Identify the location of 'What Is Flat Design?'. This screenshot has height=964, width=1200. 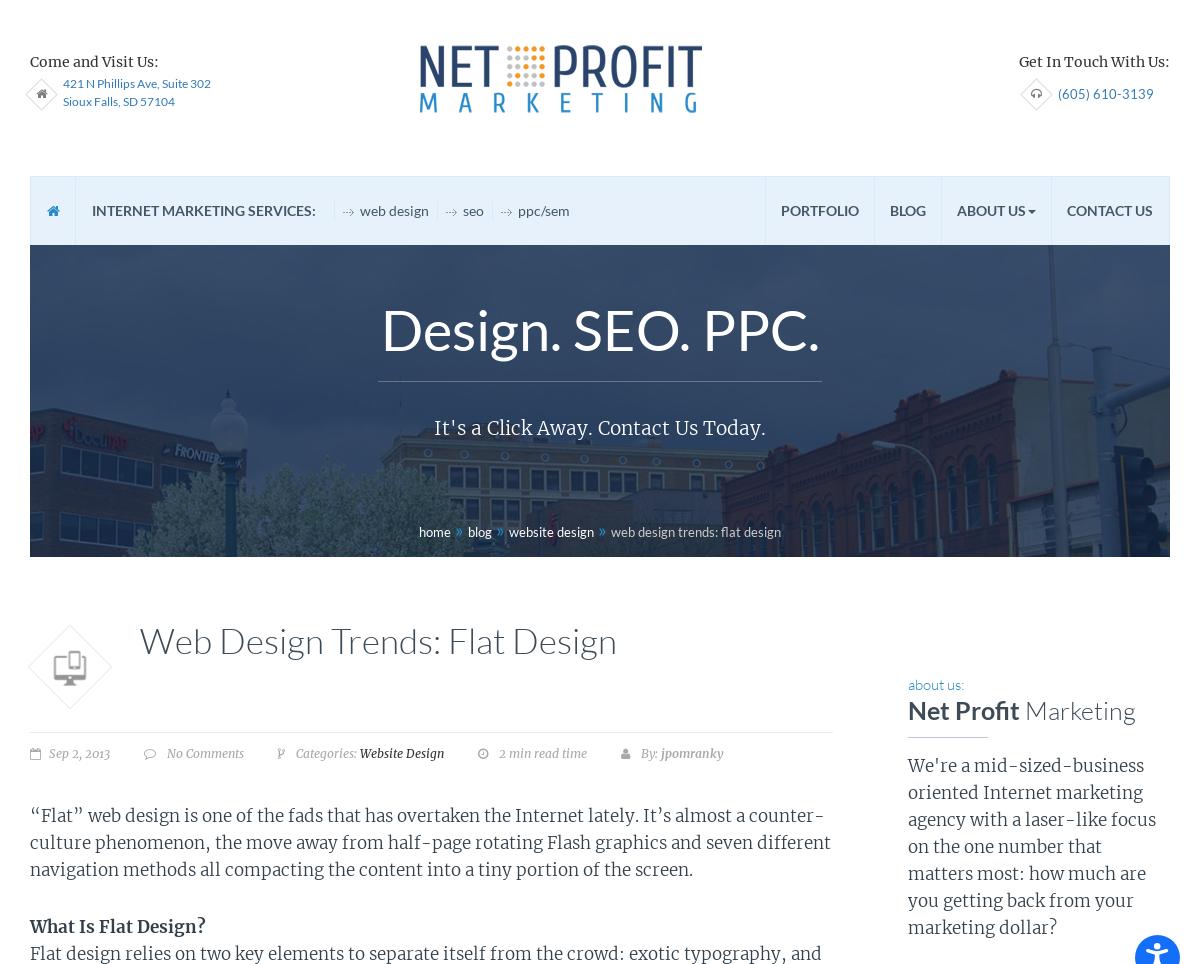
(30, 926).